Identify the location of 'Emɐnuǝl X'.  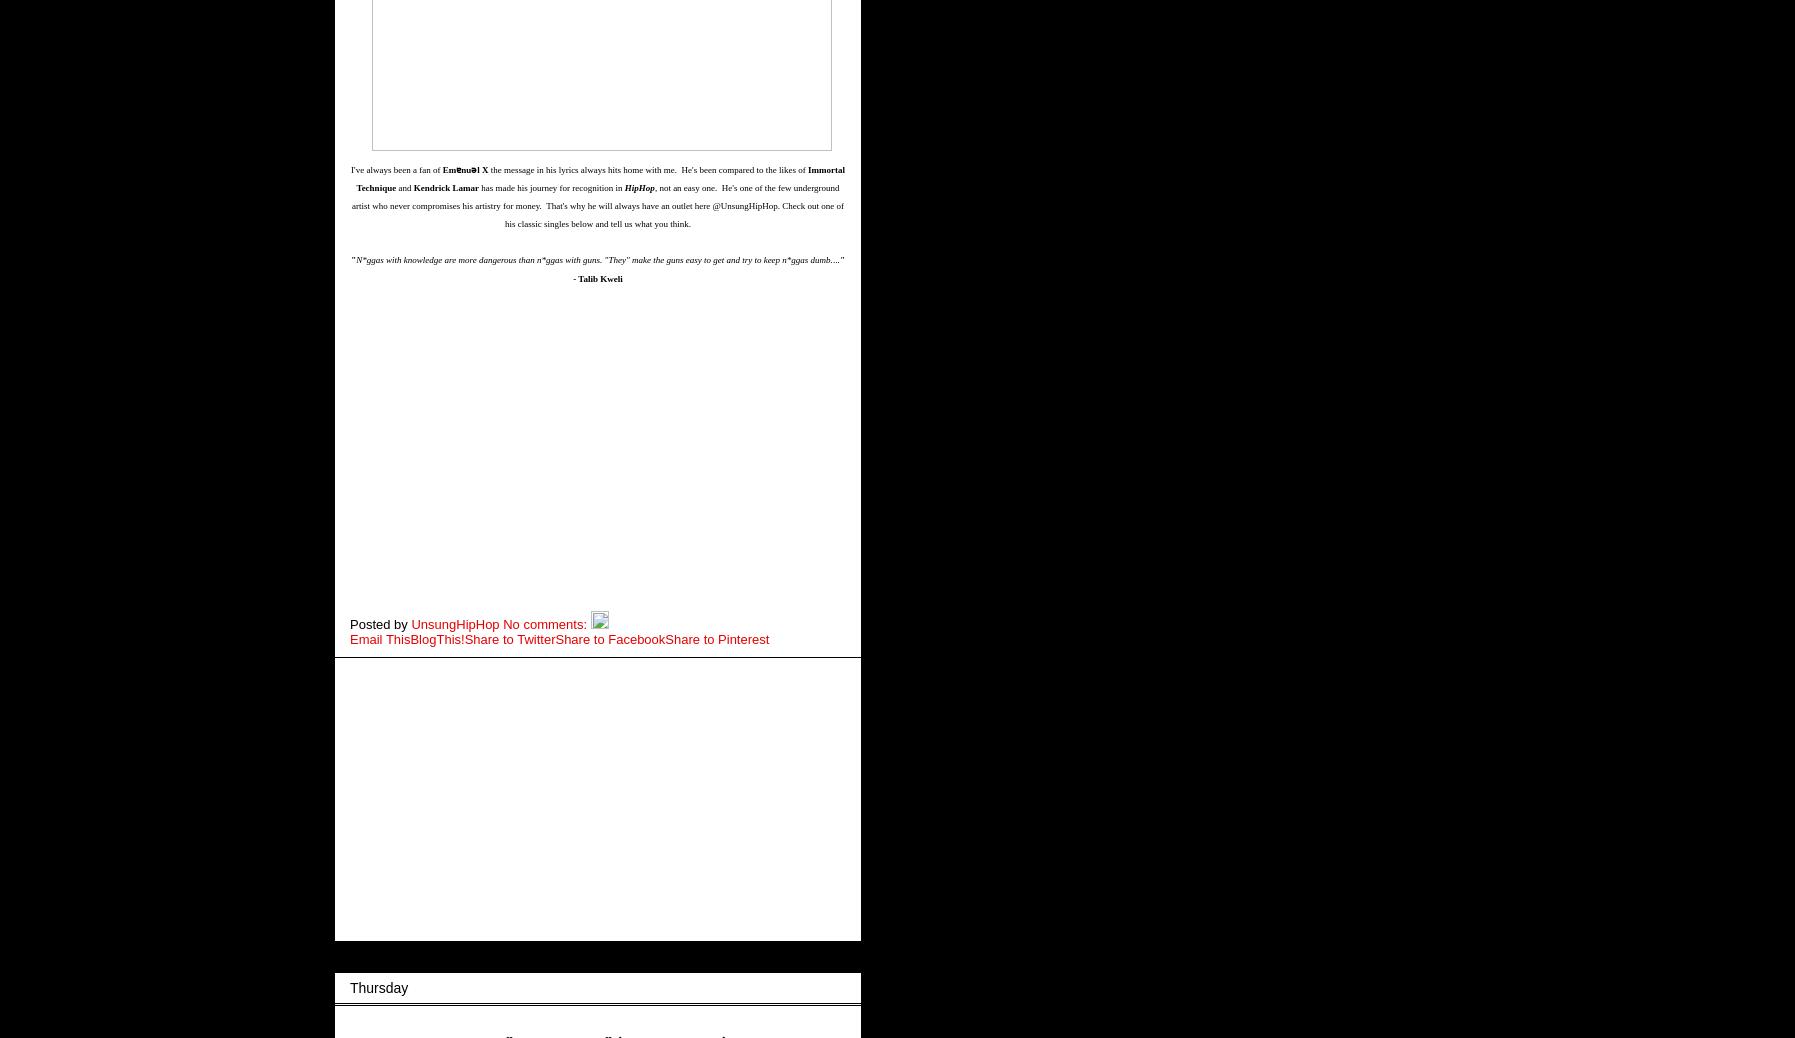
(465, 167).